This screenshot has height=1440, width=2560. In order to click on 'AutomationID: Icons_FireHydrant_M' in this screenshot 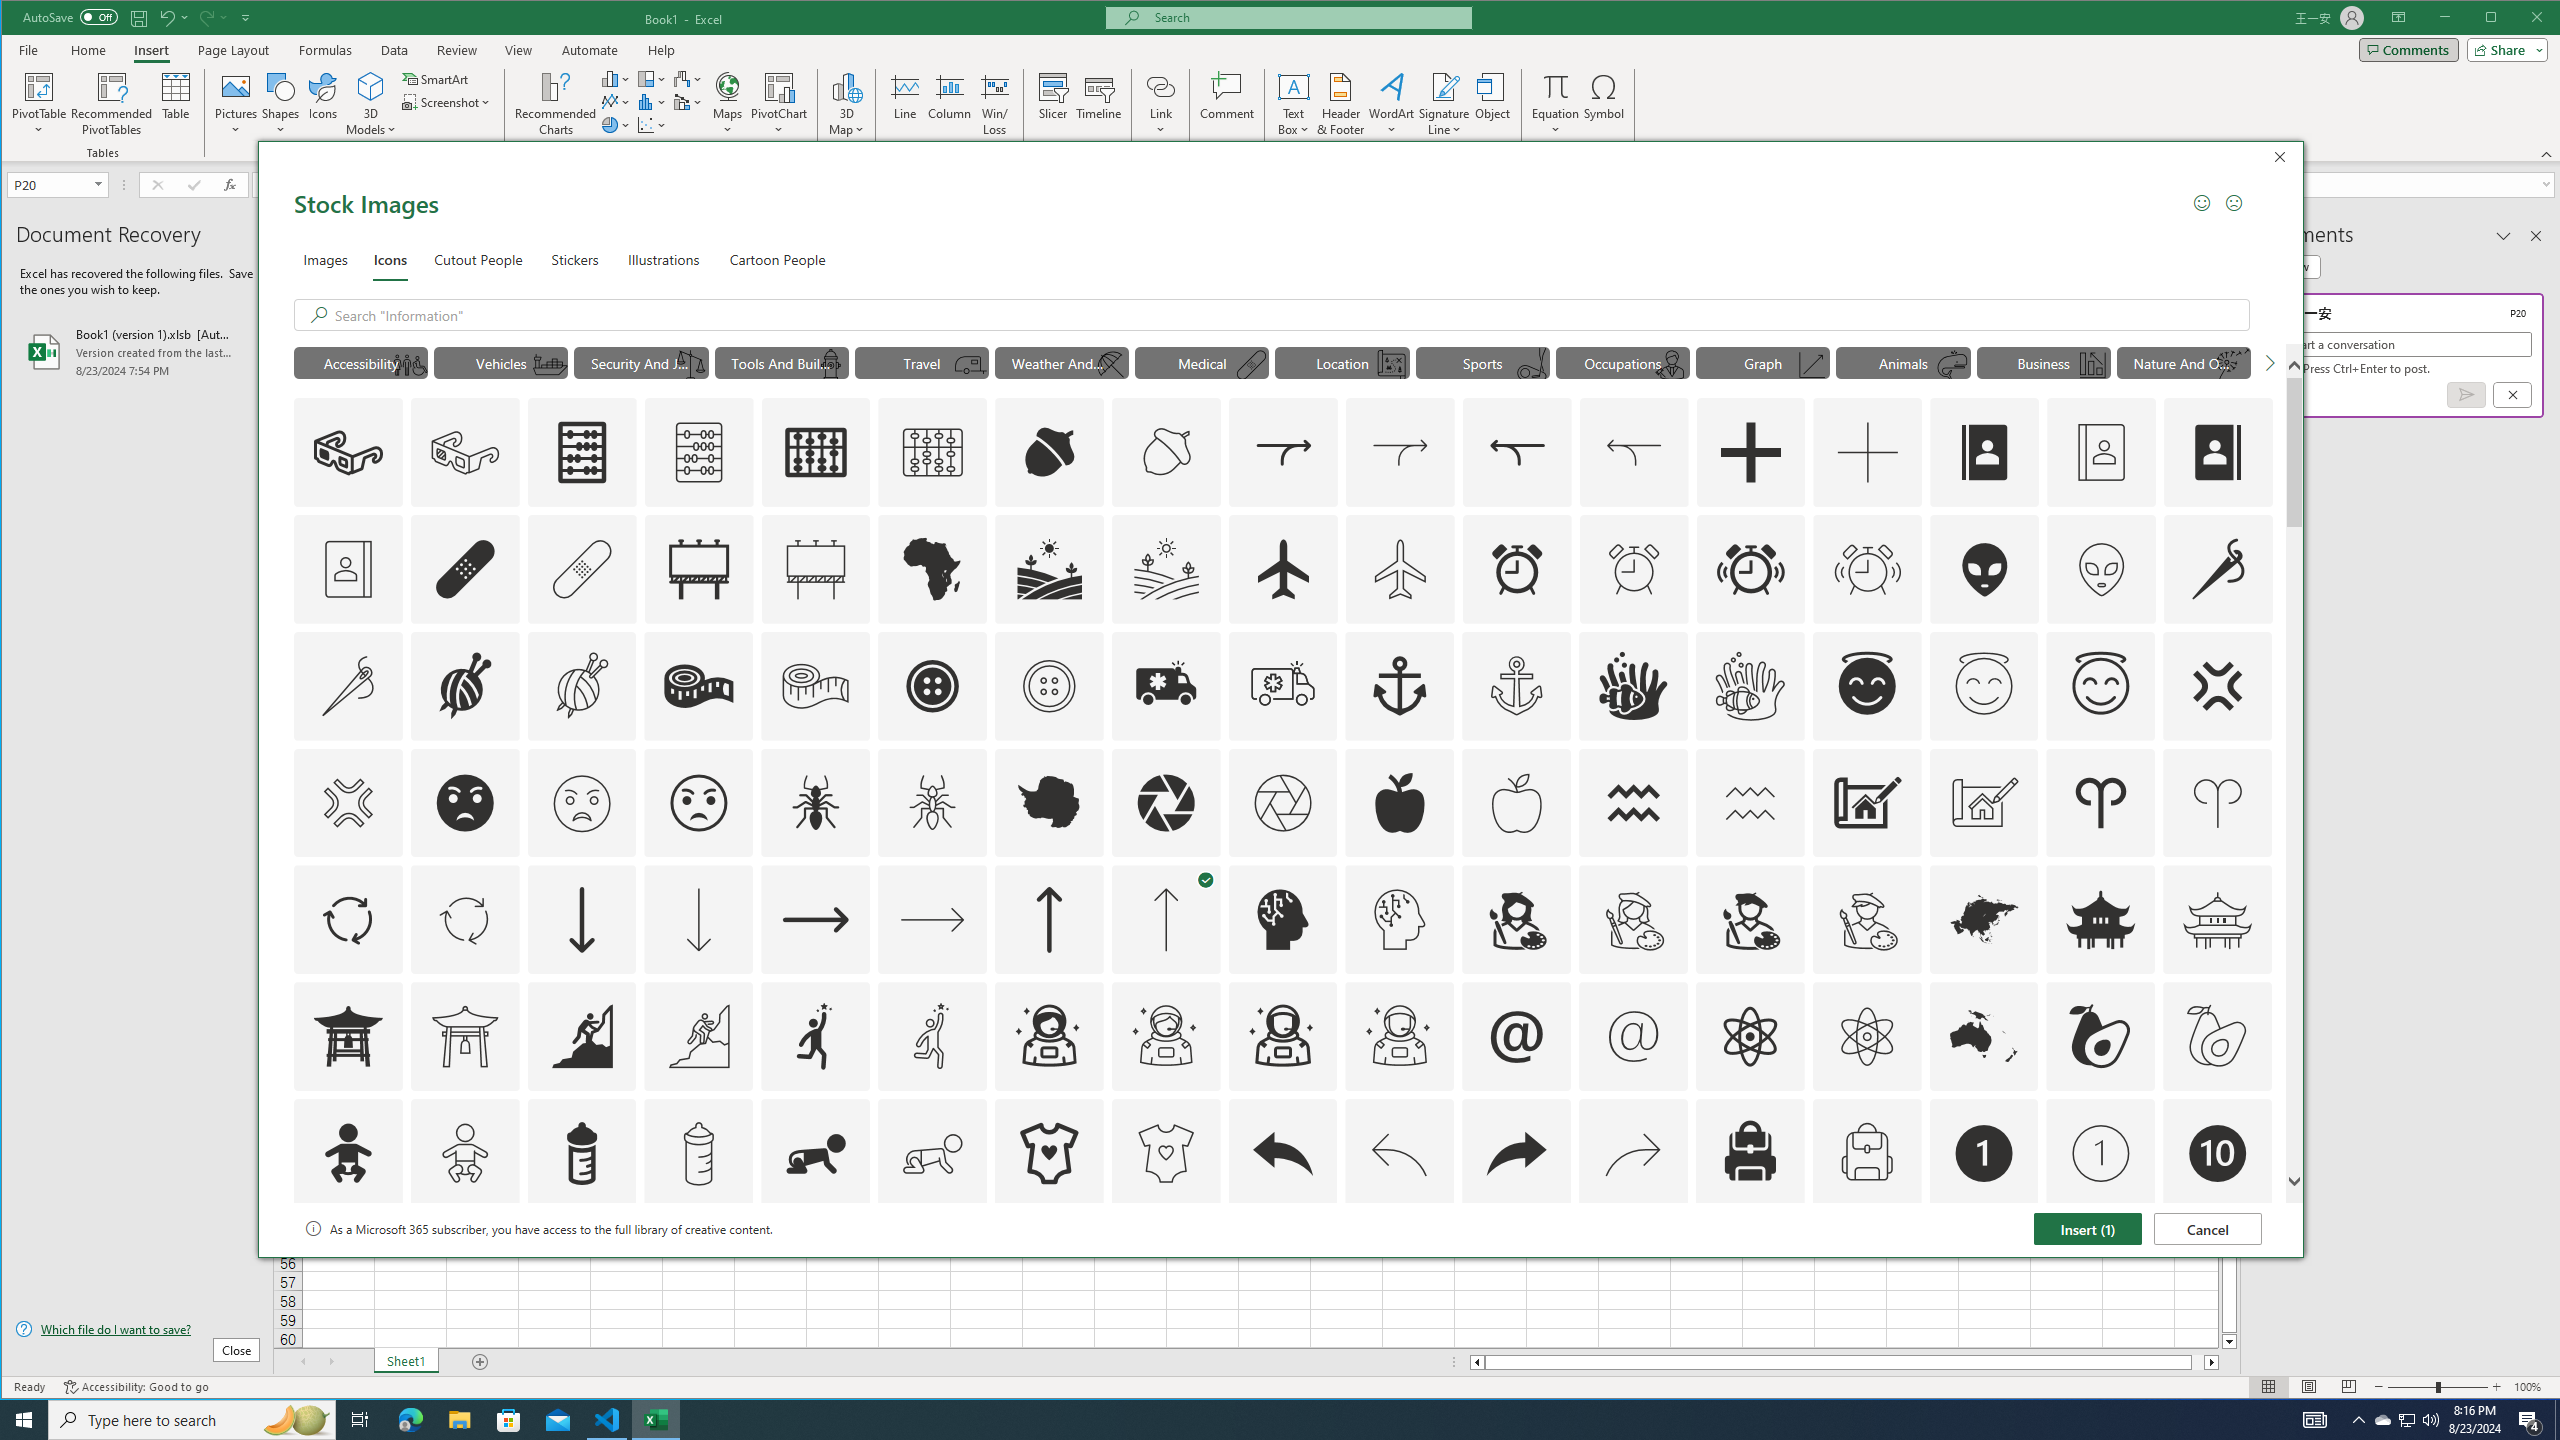, I will do `click(831, 364)`.